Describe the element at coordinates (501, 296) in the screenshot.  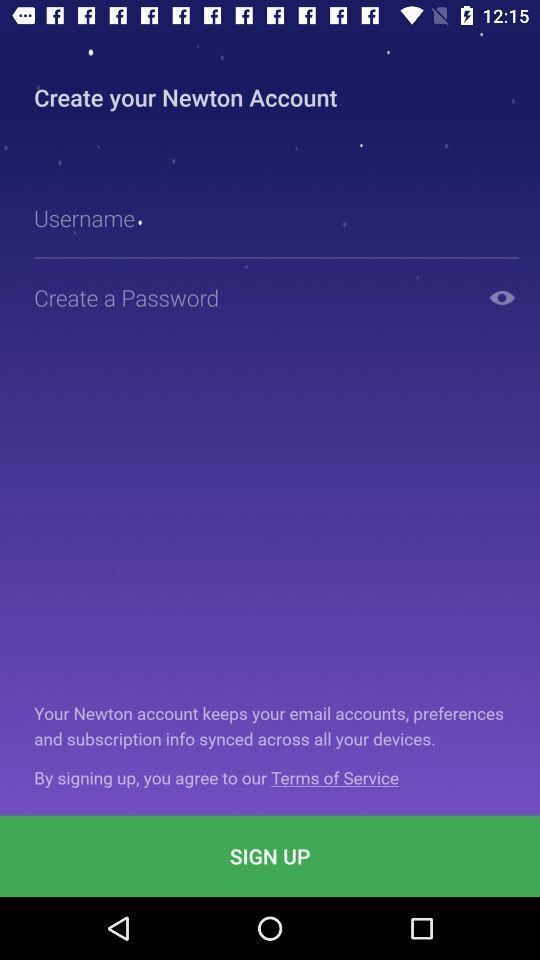
I see `the visibility icon` at that location.